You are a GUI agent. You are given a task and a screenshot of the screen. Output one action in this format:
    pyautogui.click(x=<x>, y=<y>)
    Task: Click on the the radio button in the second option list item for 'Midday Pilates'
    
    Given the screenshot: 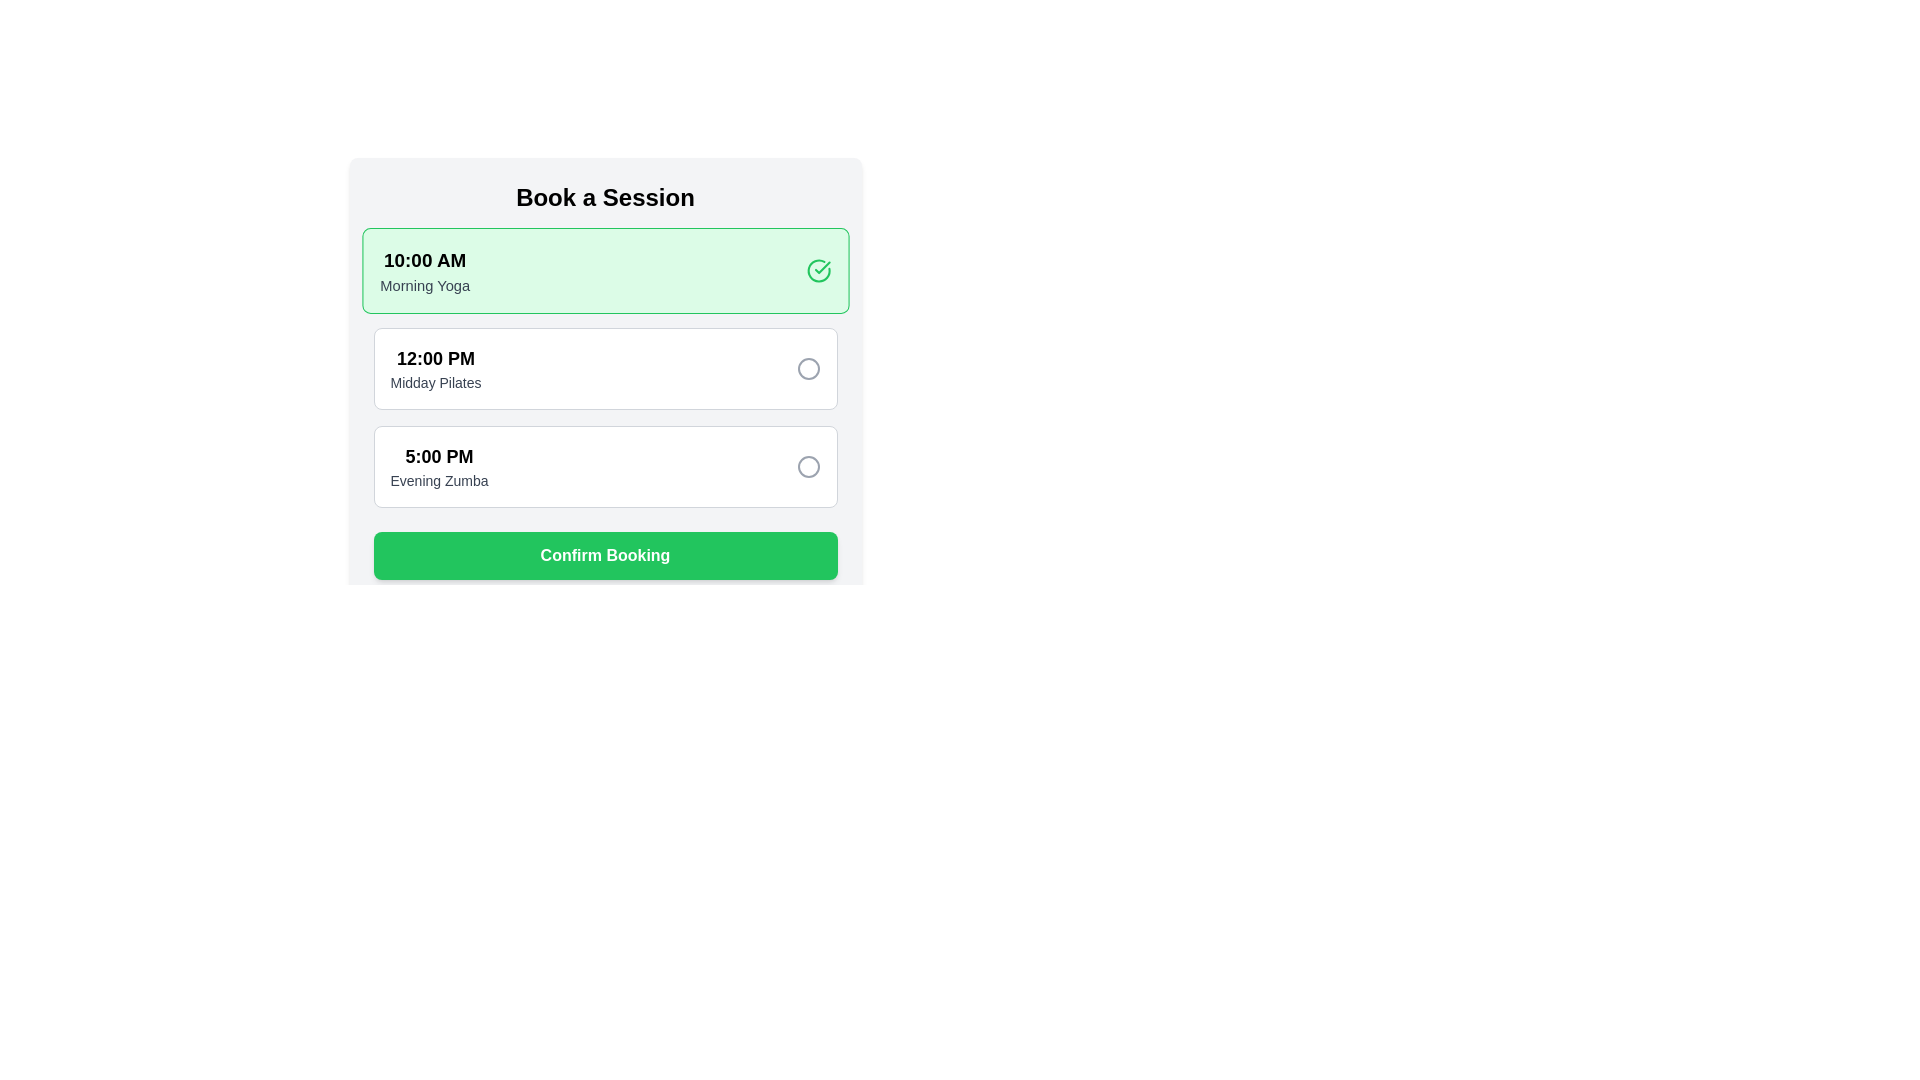 What is the action you would take?
    pyautogui.click(x=604, y=369)
    